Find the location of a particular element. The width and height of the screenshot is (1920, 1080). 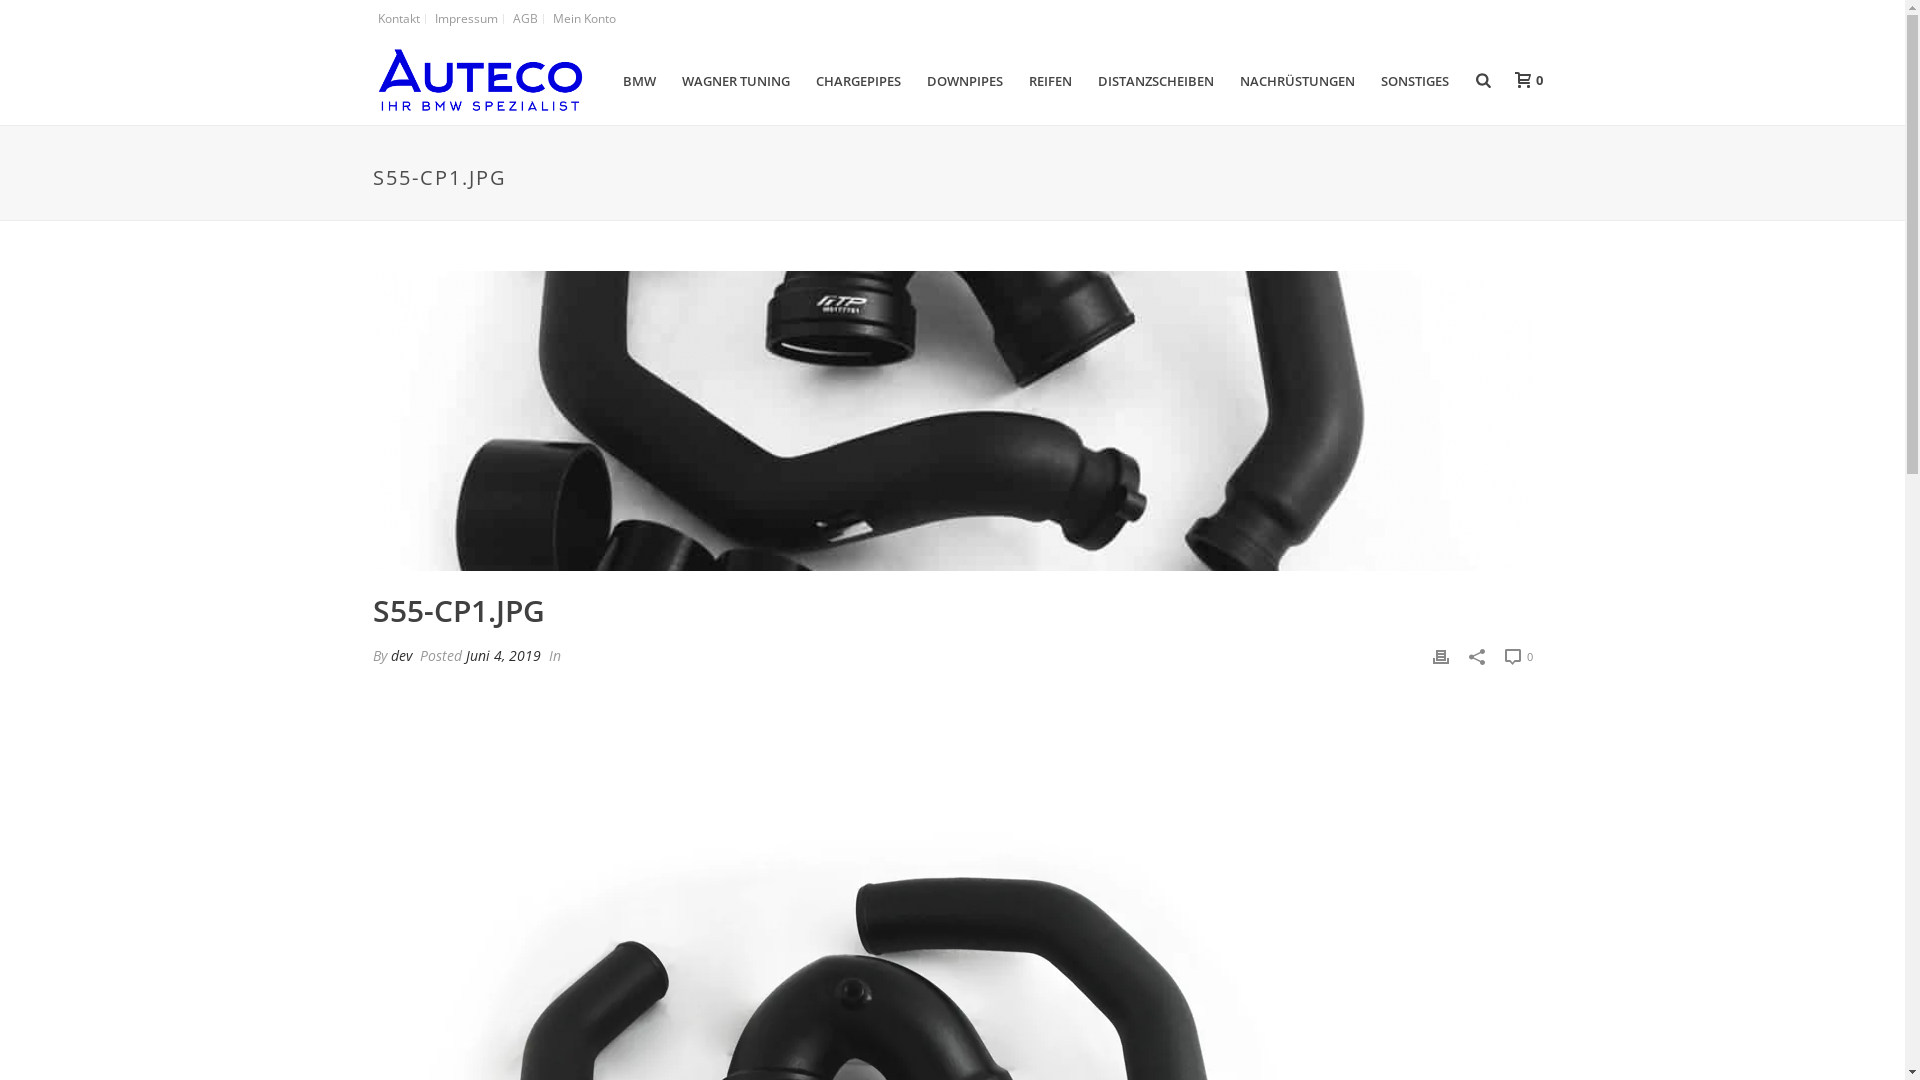

'AGB' is located at coordinates (526, 19).